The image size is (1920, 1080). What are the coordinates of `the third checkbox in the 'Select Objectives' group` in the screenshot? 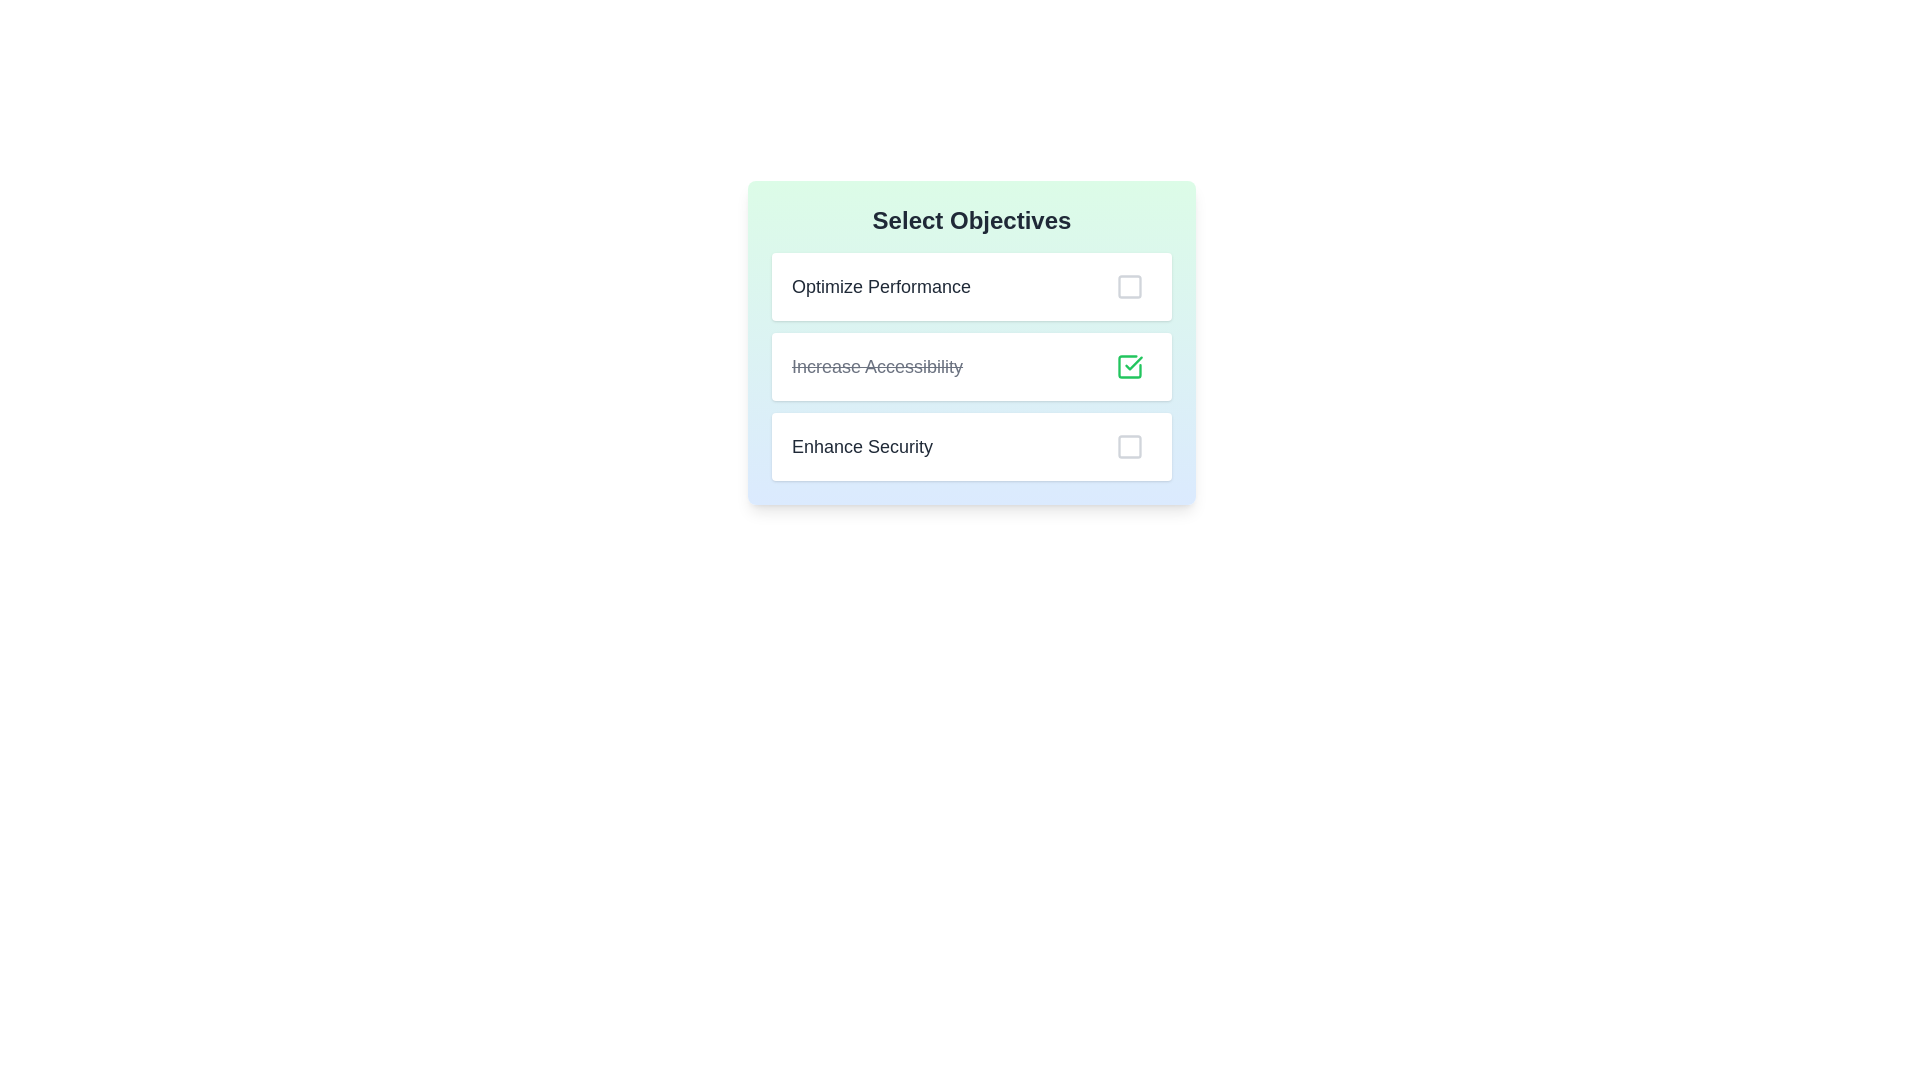 It's located at (1129, 446).